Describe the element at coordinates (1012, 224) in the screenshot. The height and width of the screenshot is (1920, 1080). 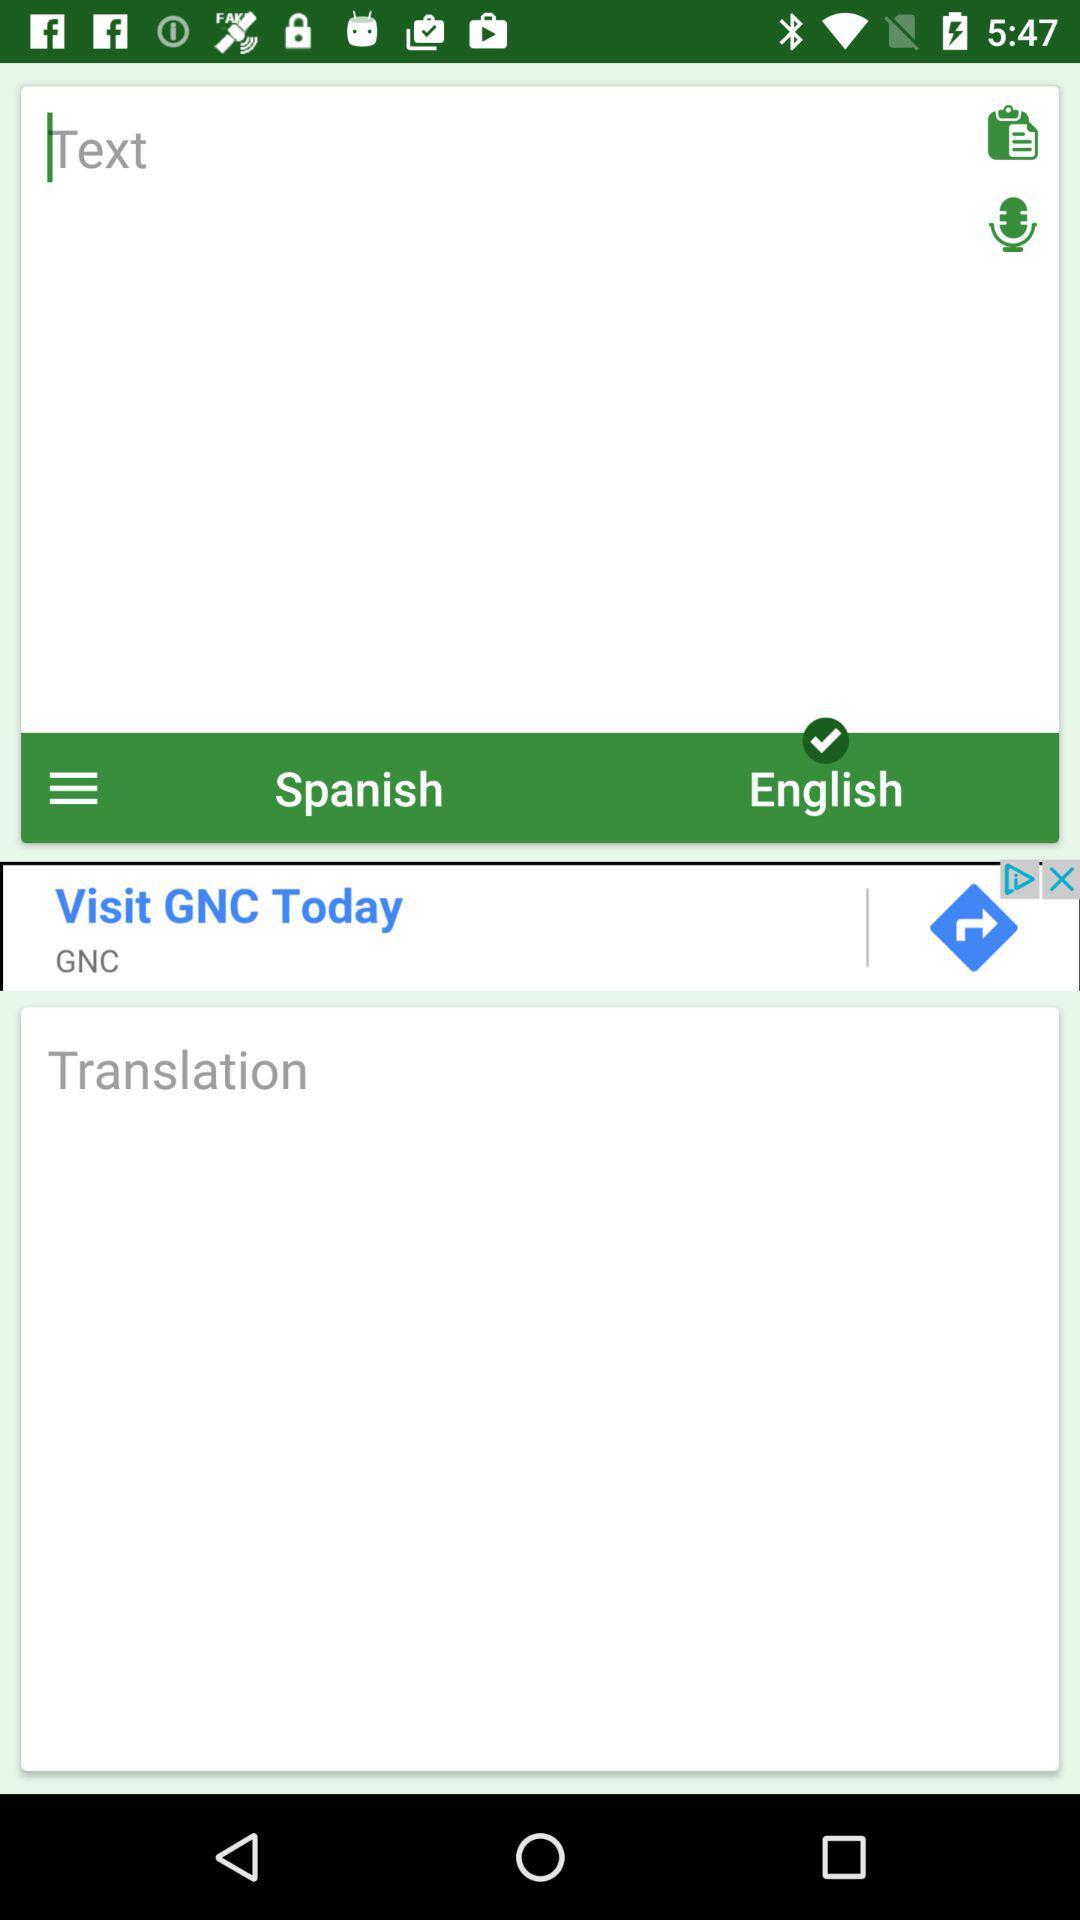
I see `give a voice text` at that location.